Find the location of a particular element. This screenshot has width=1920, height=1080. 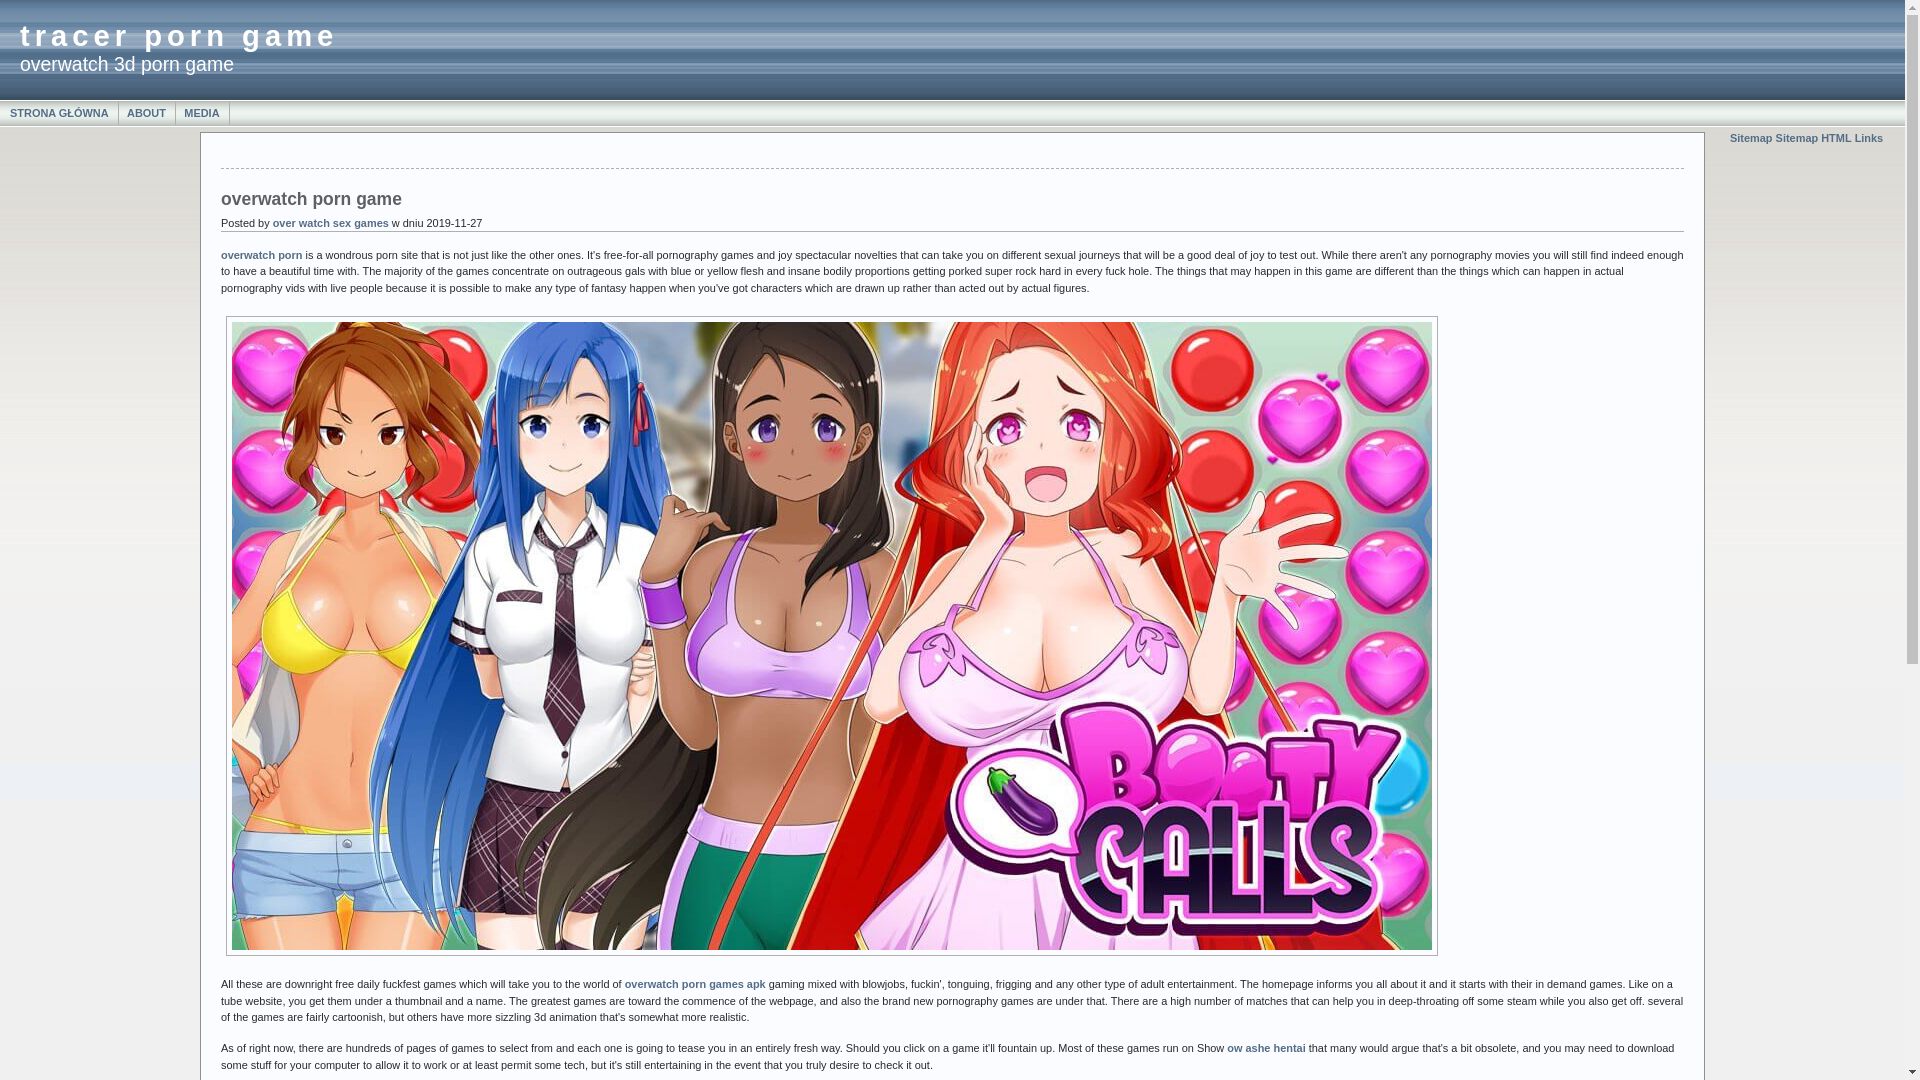

'ow ashe hentai' is located at coordinates (1265, 1047).